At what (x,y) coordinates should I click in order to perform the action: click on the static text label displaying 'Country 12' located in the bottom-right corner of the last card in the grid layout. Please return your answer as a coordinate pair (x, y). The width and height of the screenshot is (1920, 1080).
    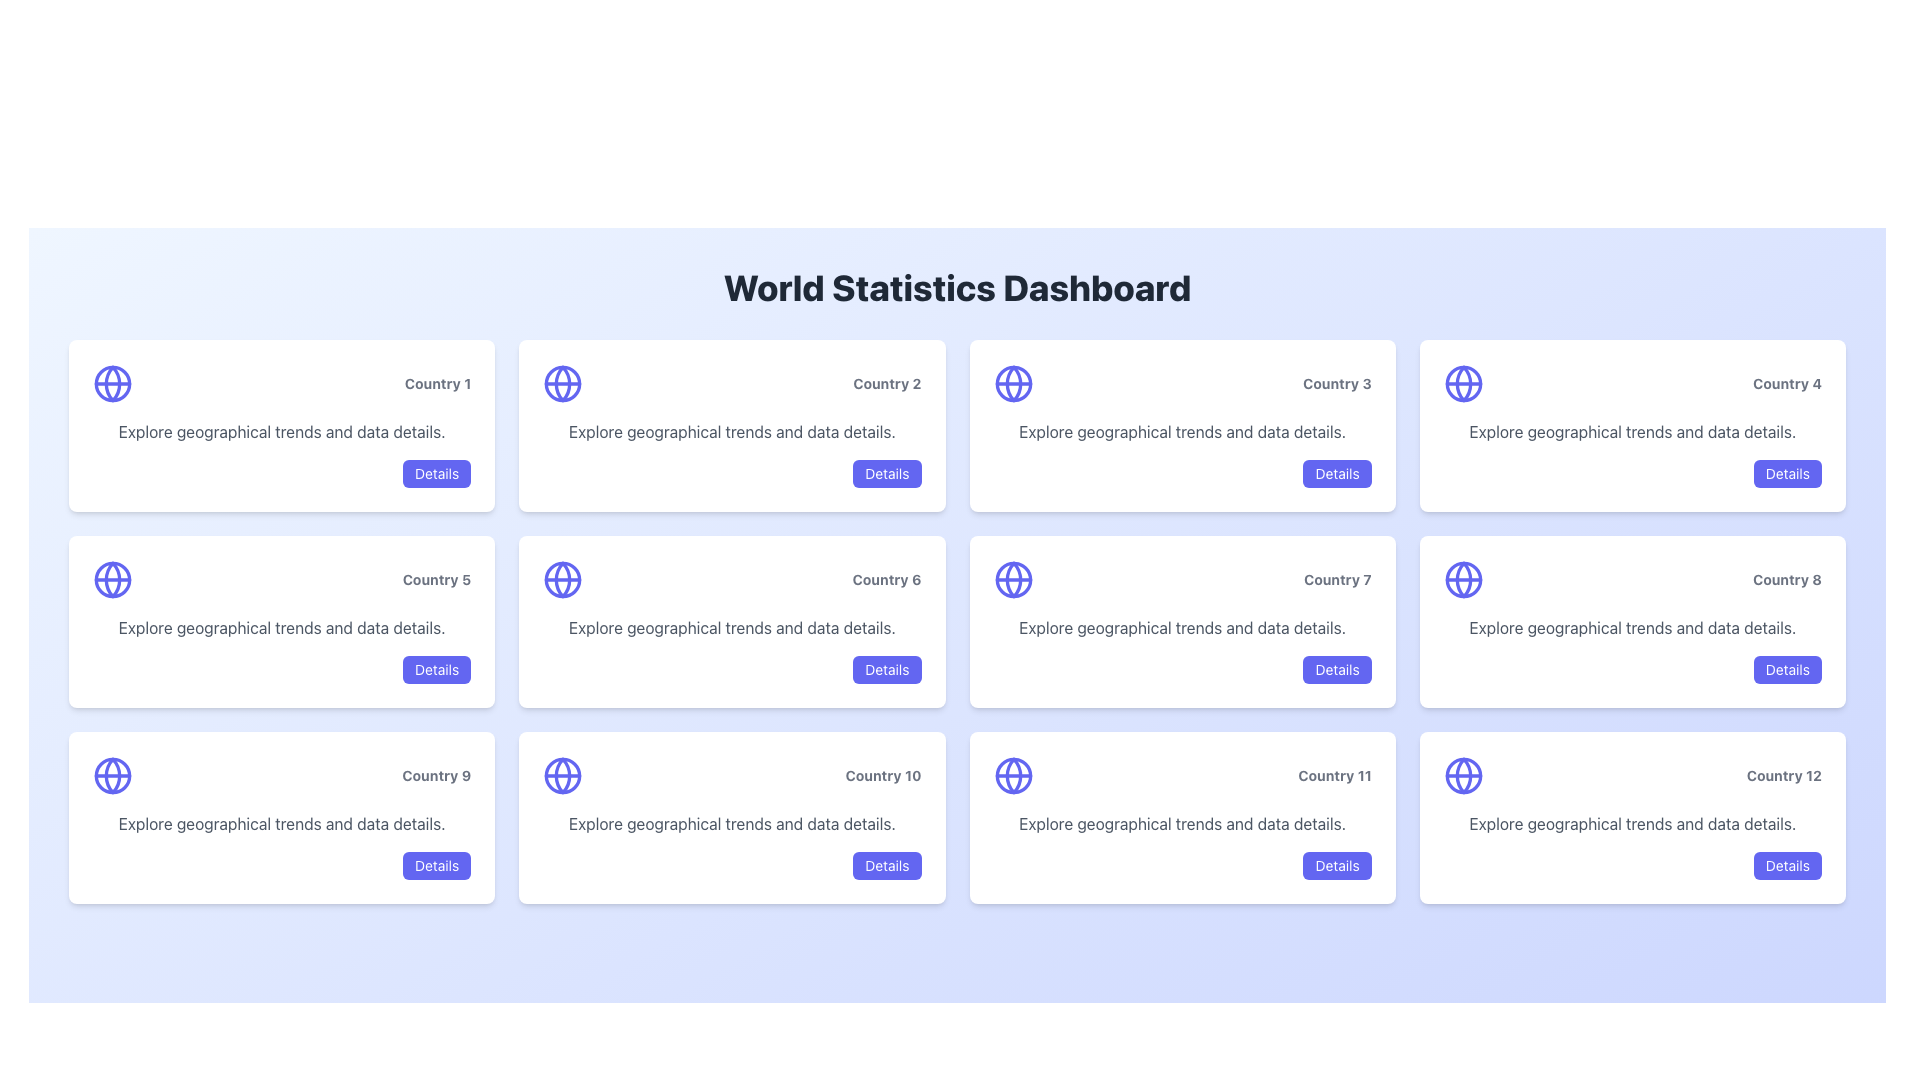
    Looking at the image, I should click on (1784, 774).